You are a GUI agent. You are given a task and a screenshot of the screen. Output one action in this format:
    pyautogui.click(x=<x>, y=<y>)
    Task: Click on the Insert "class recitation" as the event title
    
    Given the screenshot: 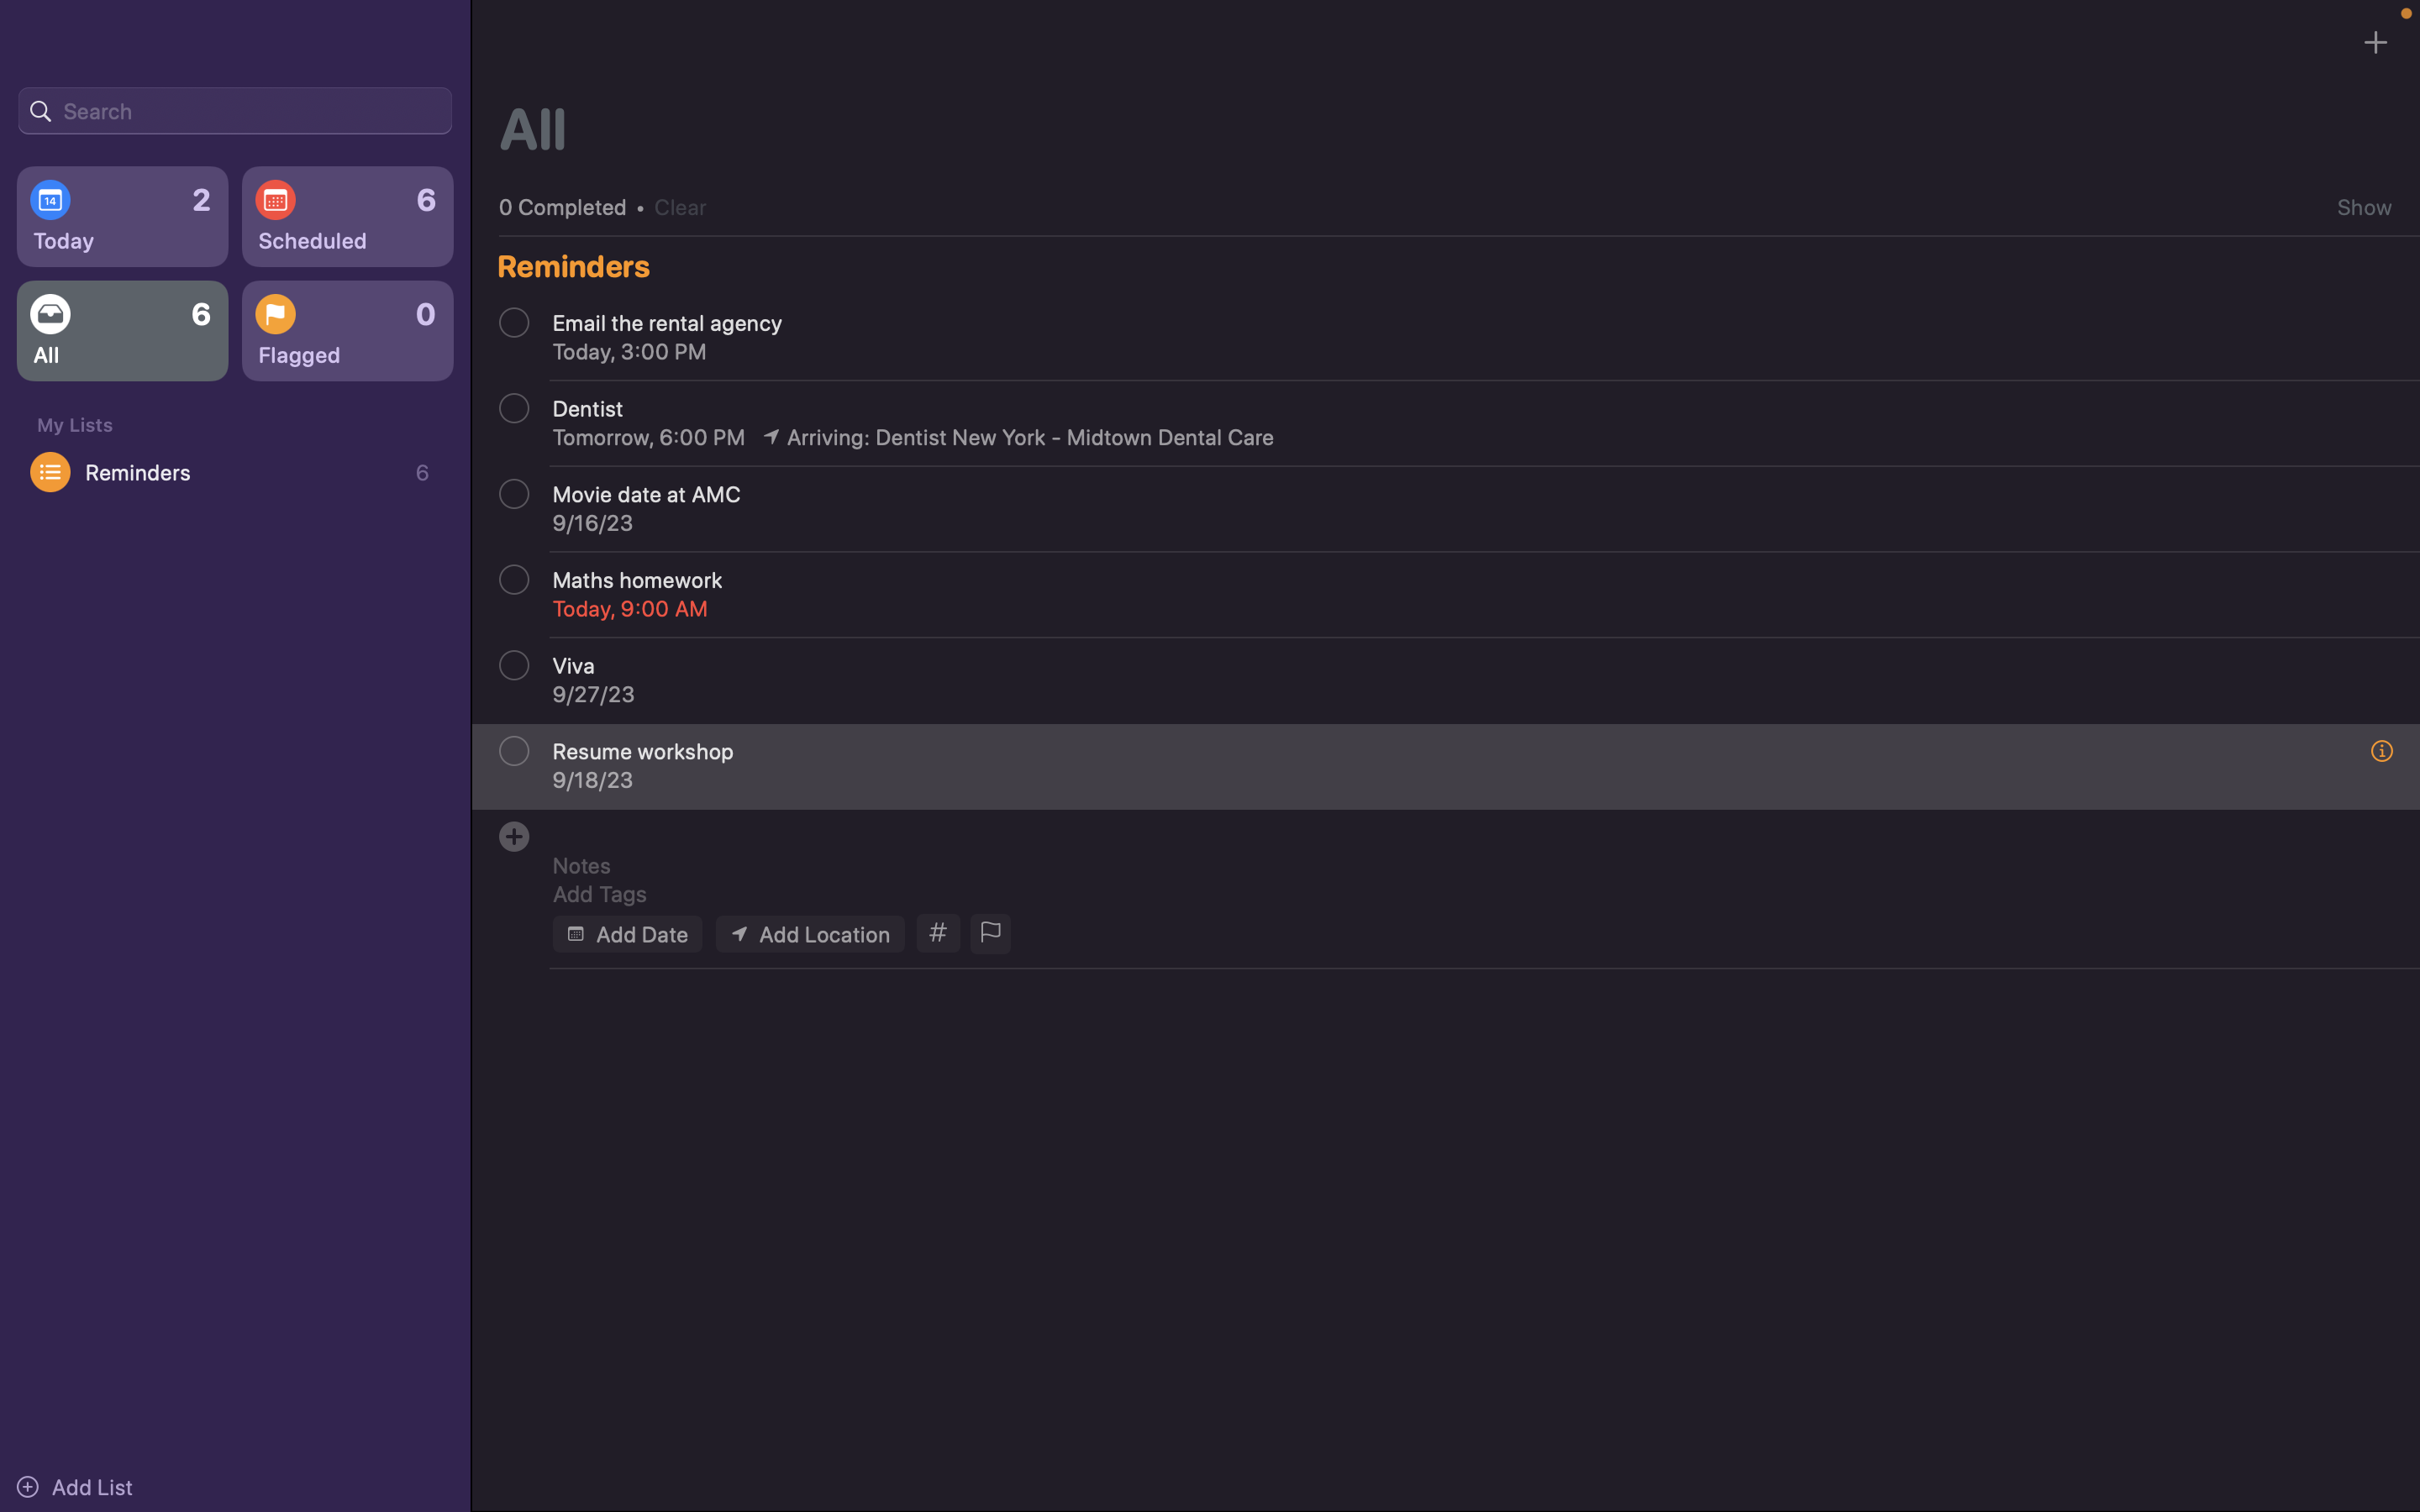 What is the action you would take?
    pyautogui.click(x=1456, y=830)
    